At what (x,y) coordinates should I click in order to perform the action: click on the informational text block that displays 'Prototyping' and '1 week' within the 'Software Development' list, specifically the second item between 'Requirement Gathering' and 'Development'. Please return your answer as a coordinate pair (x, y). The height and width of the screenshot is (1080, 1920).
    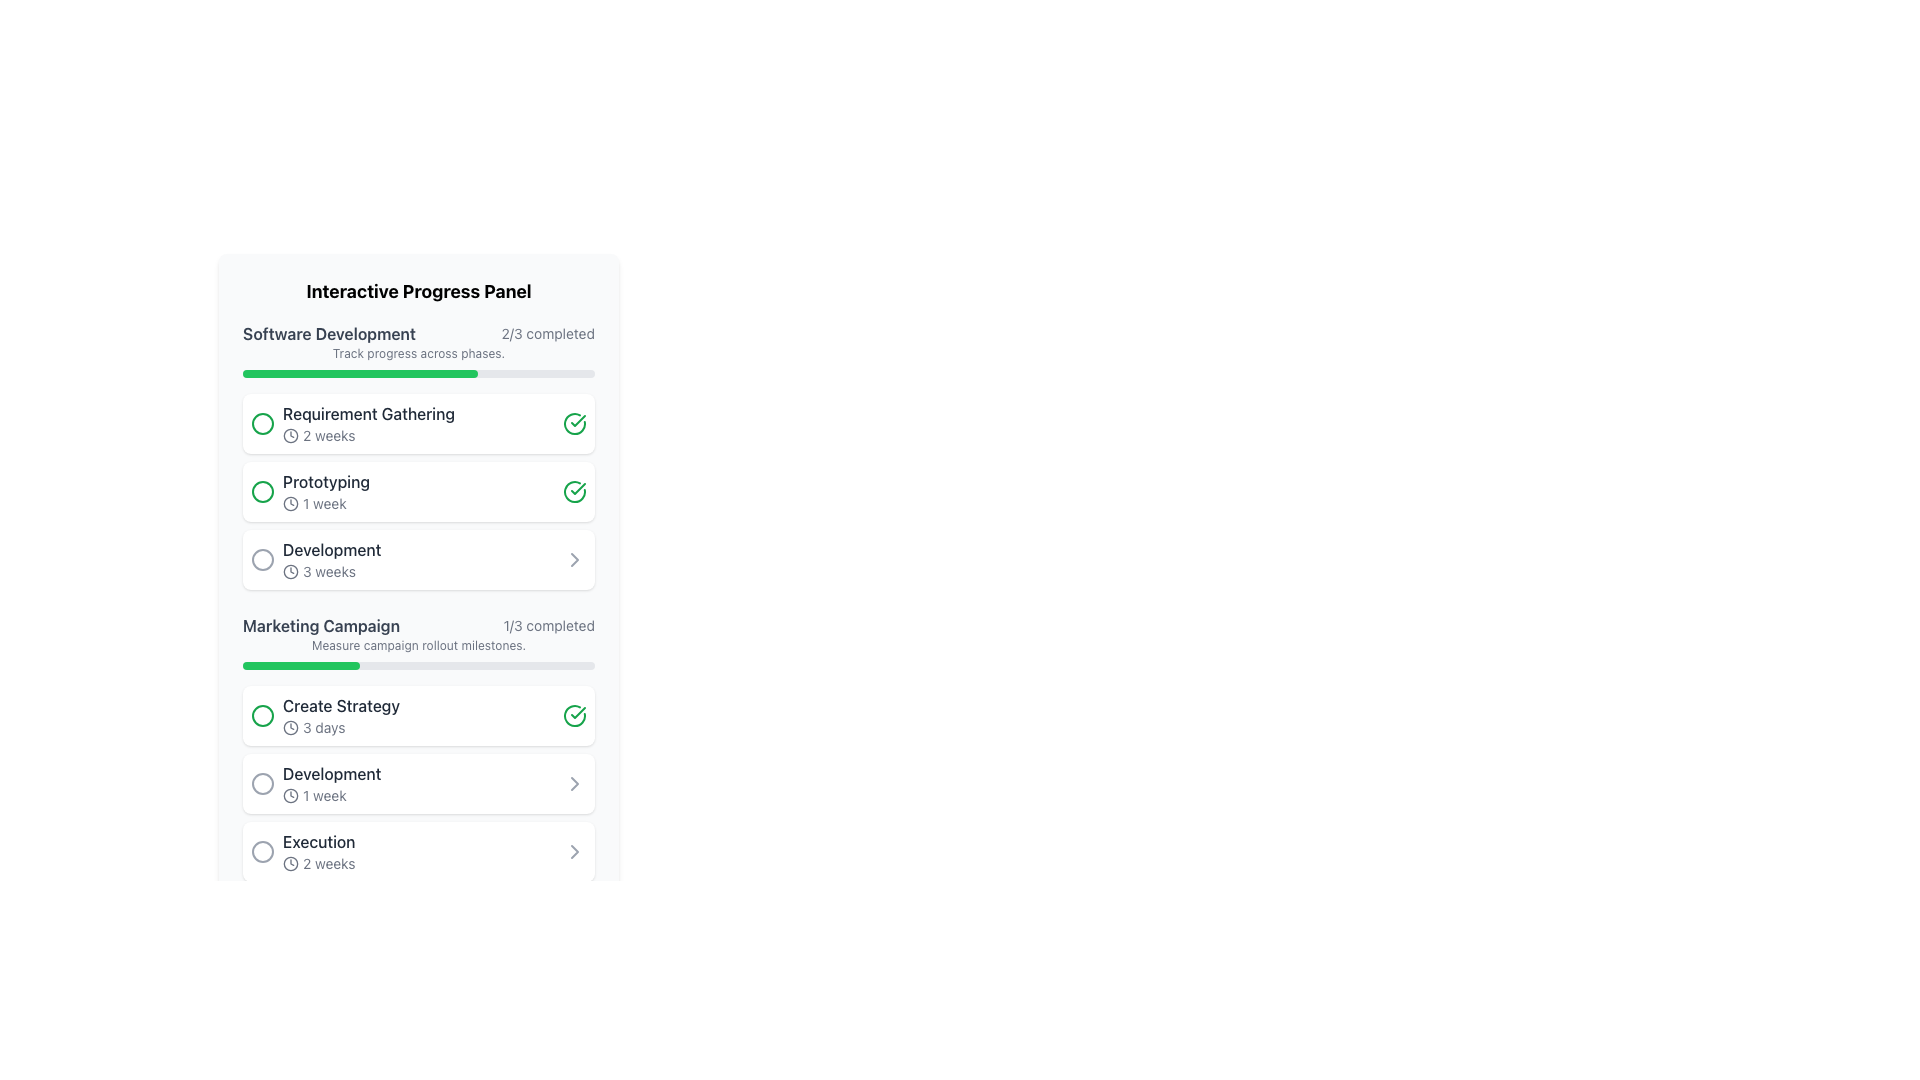
    Looking at the image, I should click on (326, 492).